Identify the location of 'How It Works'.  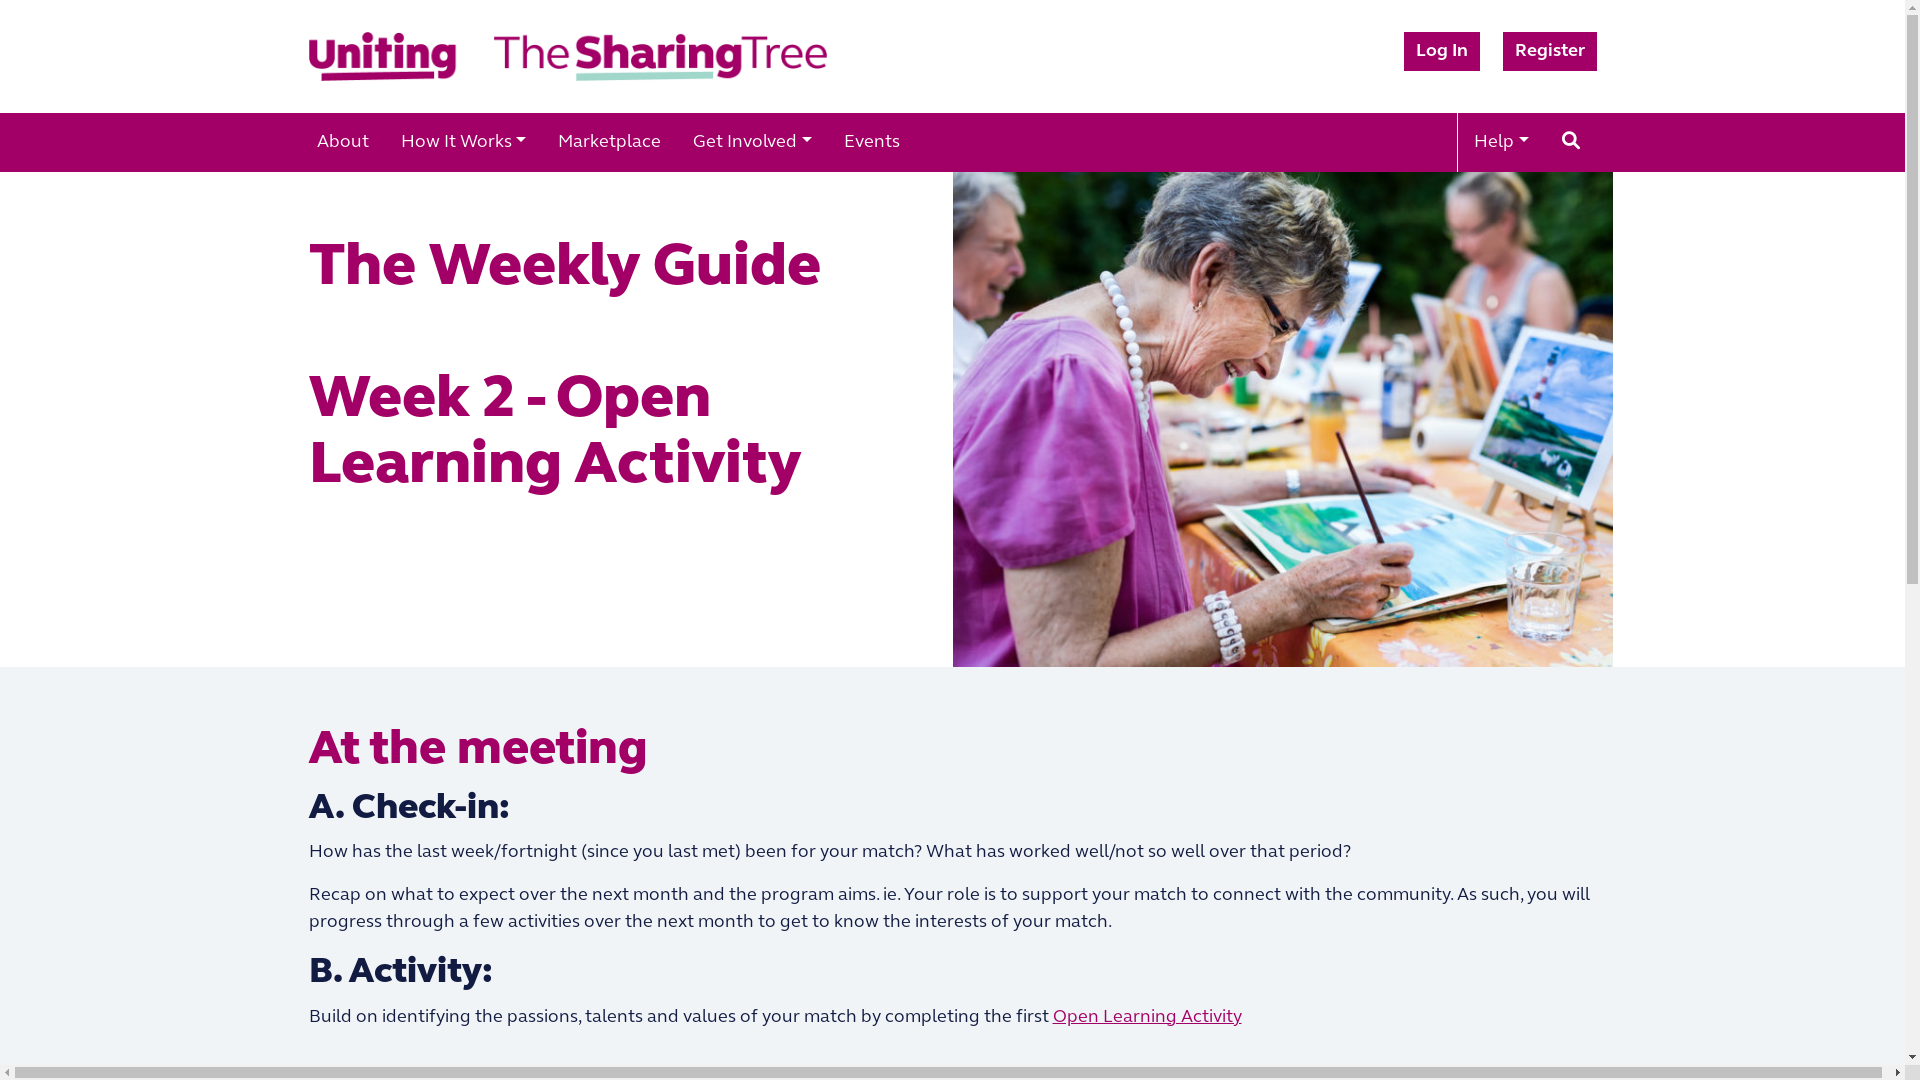
(461, 141).